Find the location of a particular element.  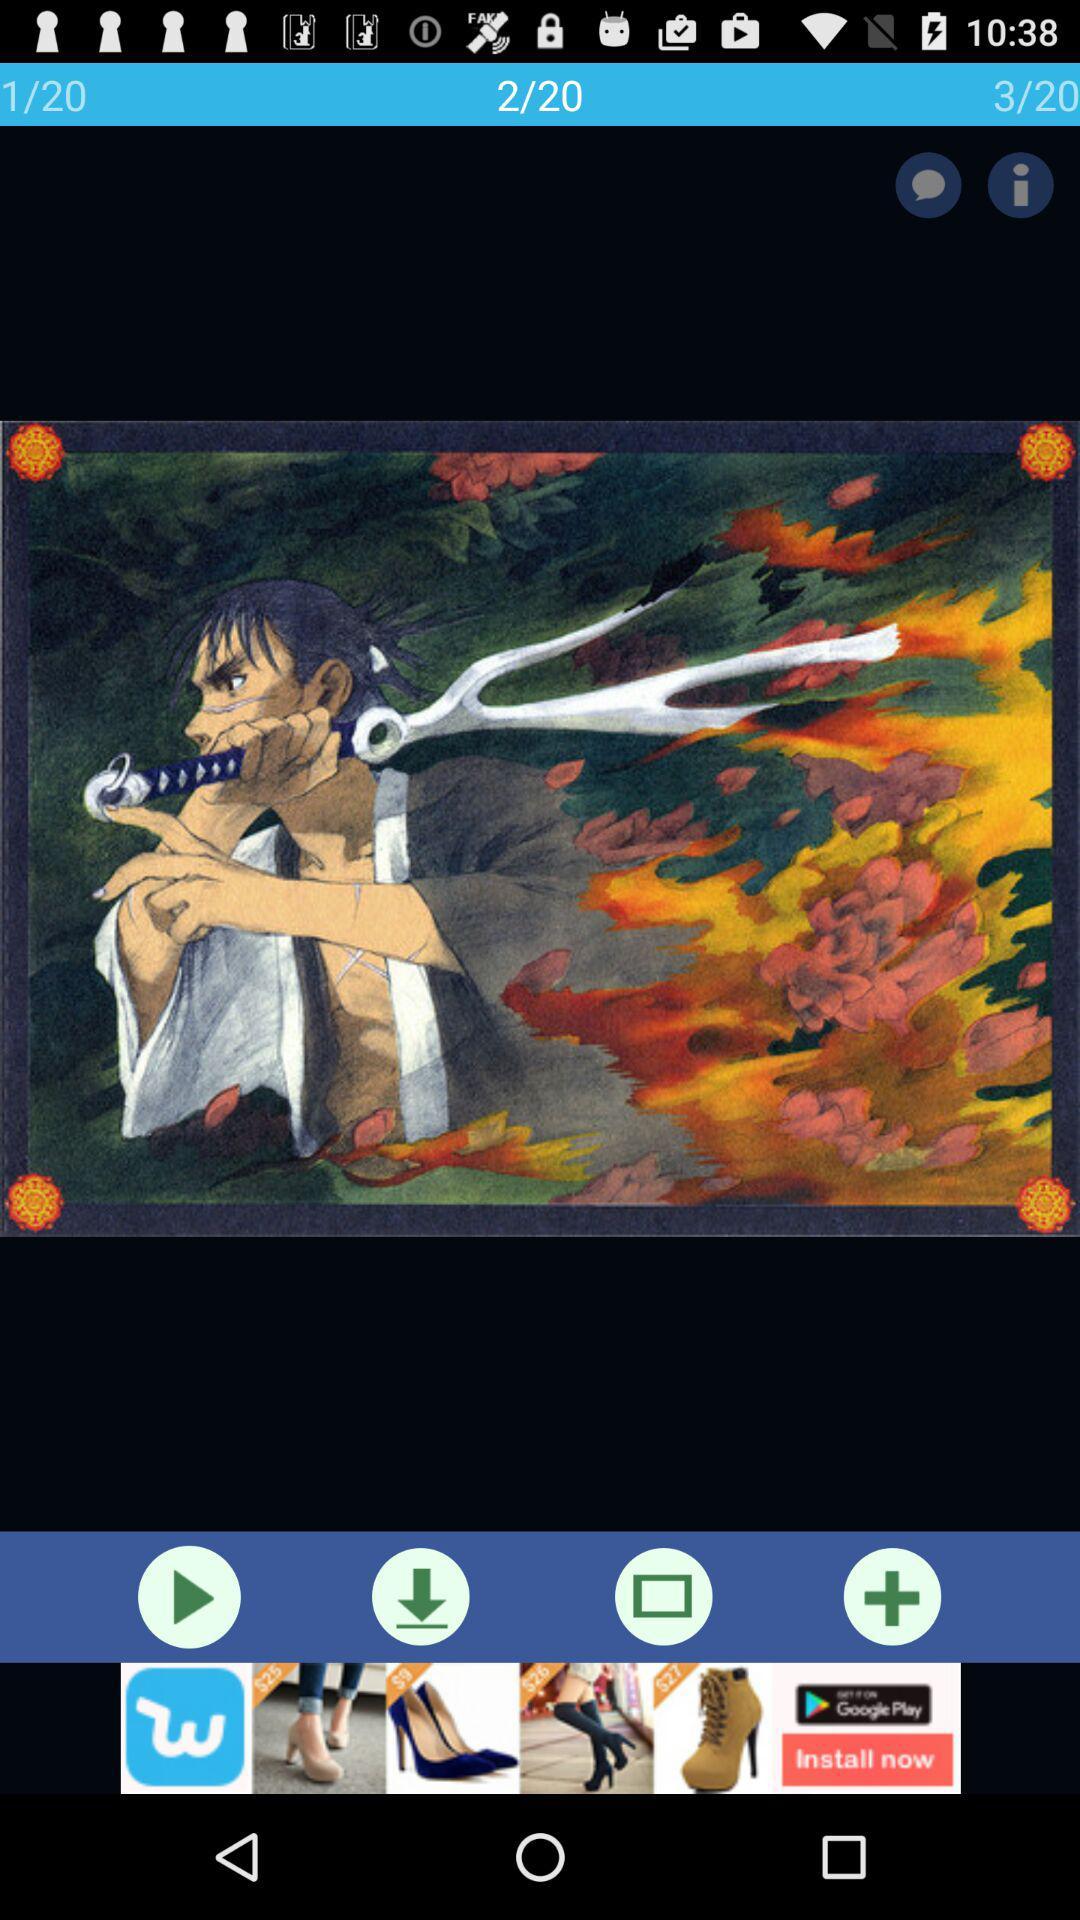

the download is located at coordinates (419, 1595).